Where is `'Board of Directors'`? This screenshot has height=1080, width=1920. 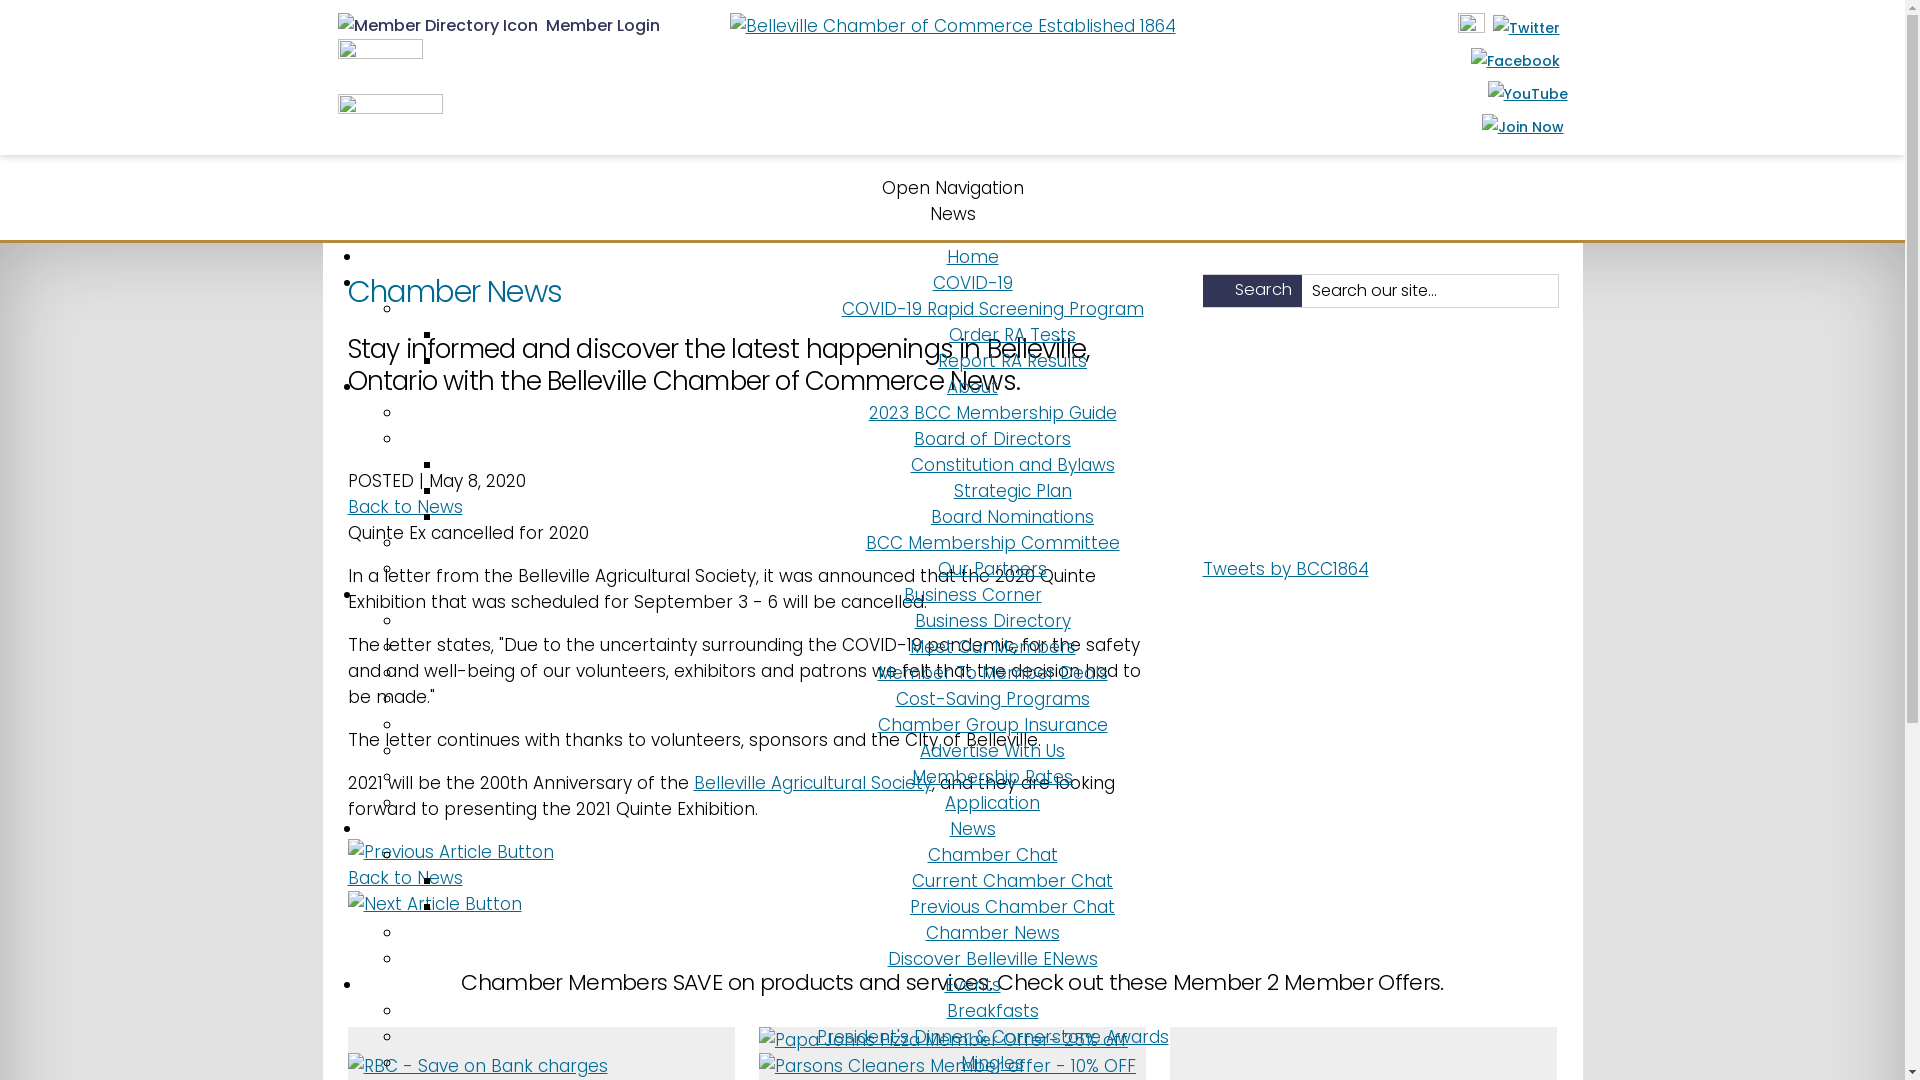
'Board of Directors' is located at coordinates (992, 438).